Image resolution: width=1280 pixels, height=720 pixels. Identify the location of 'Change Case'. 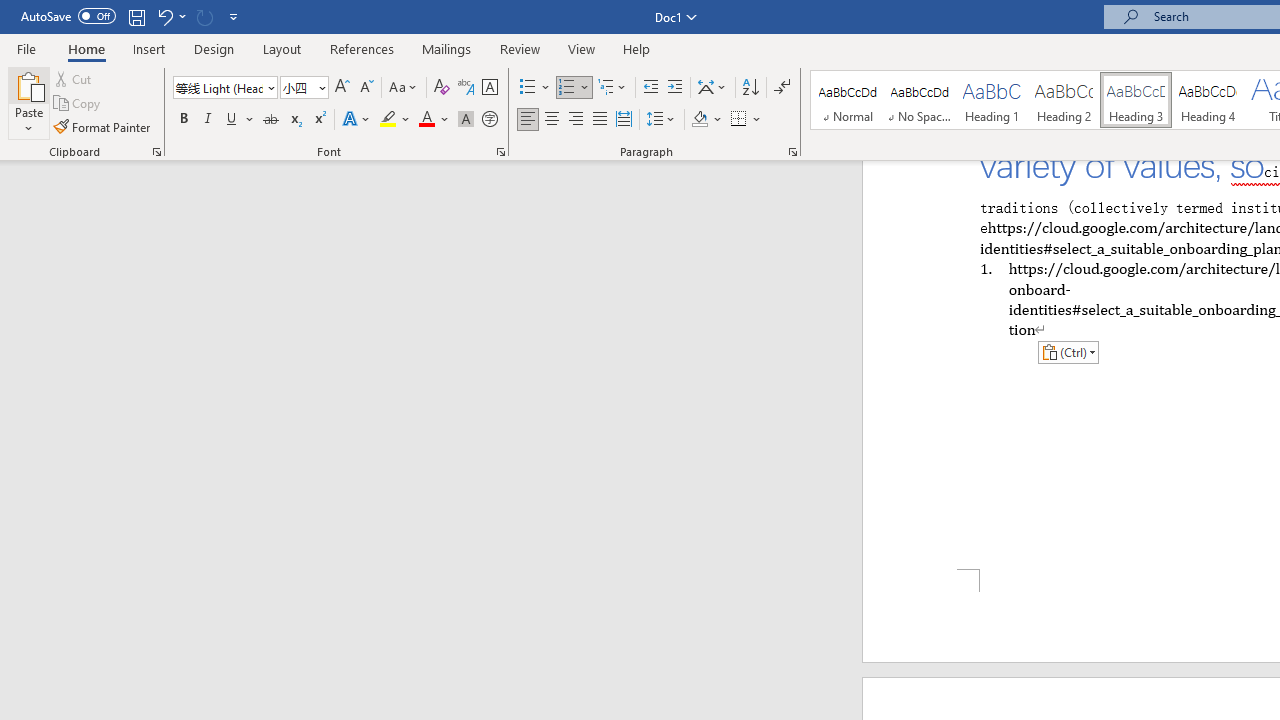
(403, 86).